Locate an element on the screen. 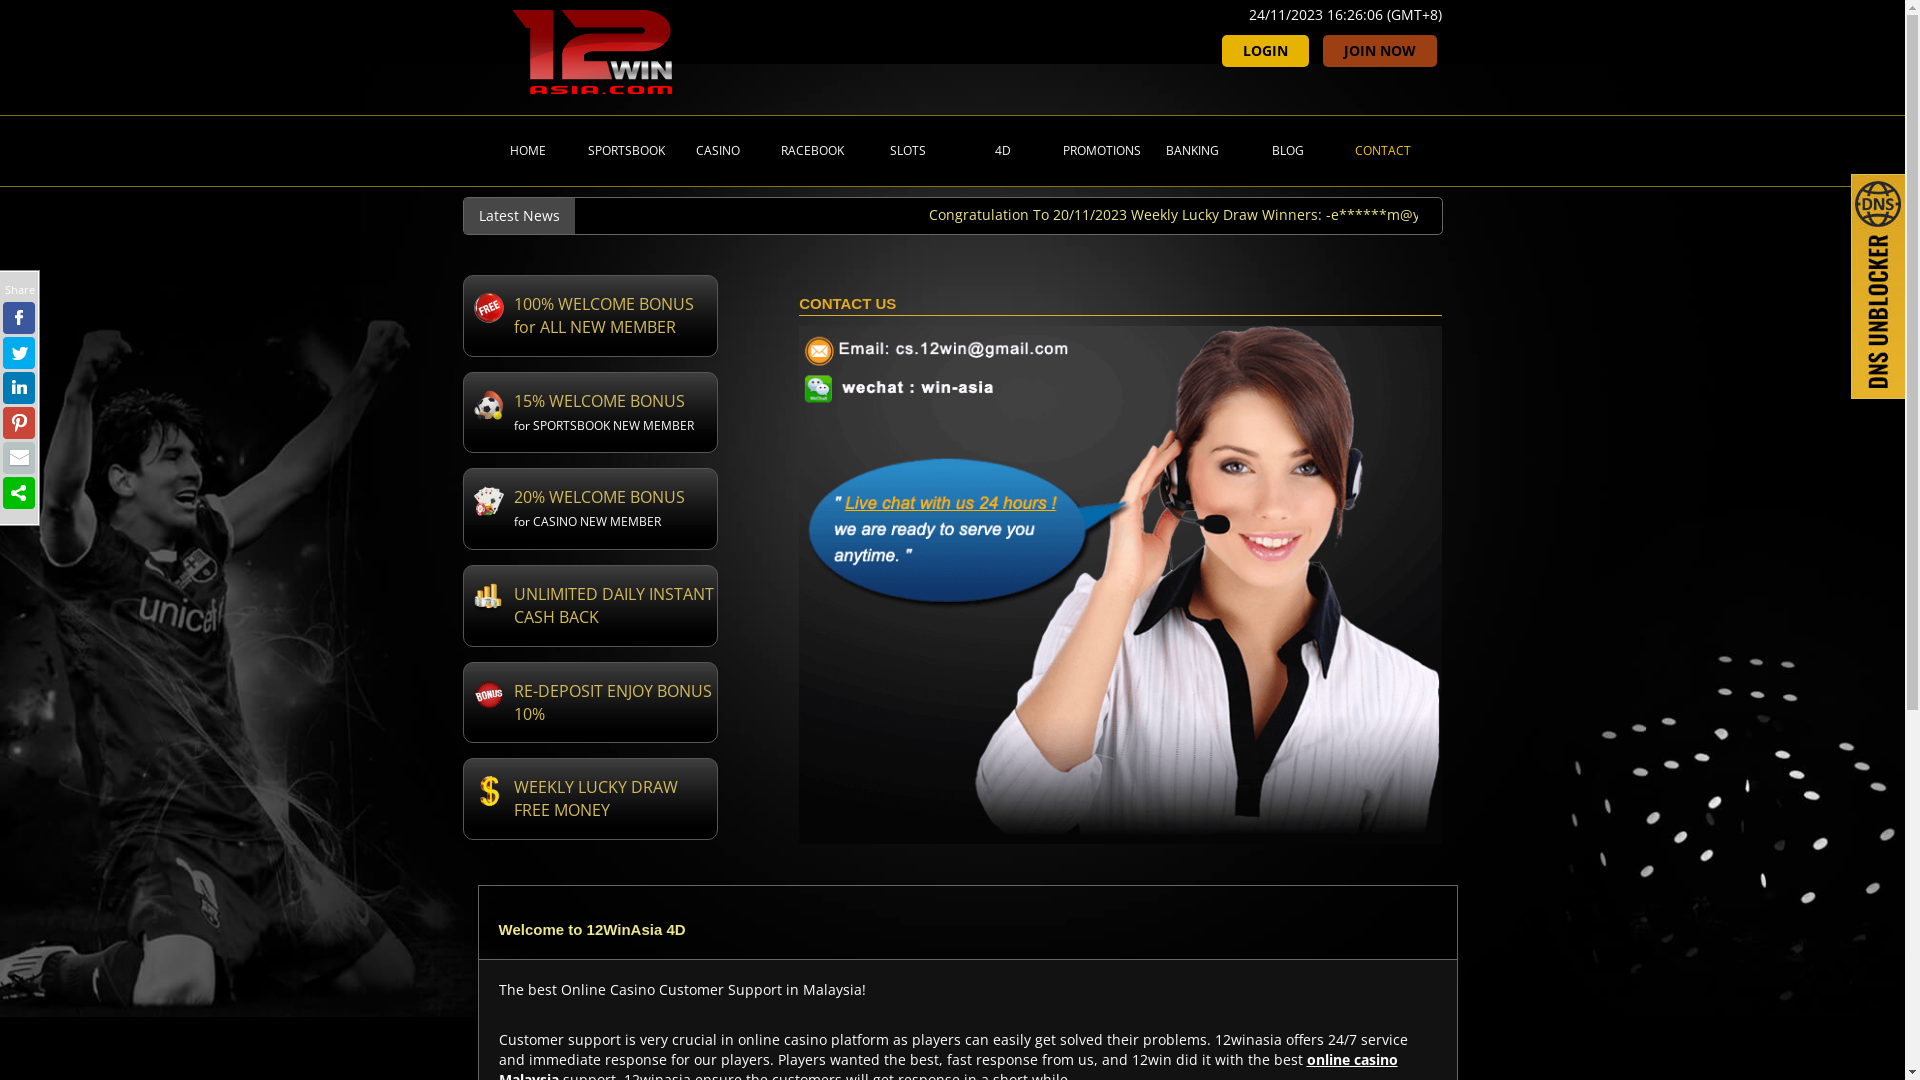 The image size is (1920, 1080). '15% WELCOME BONUS is located at coordinates (588, 411).